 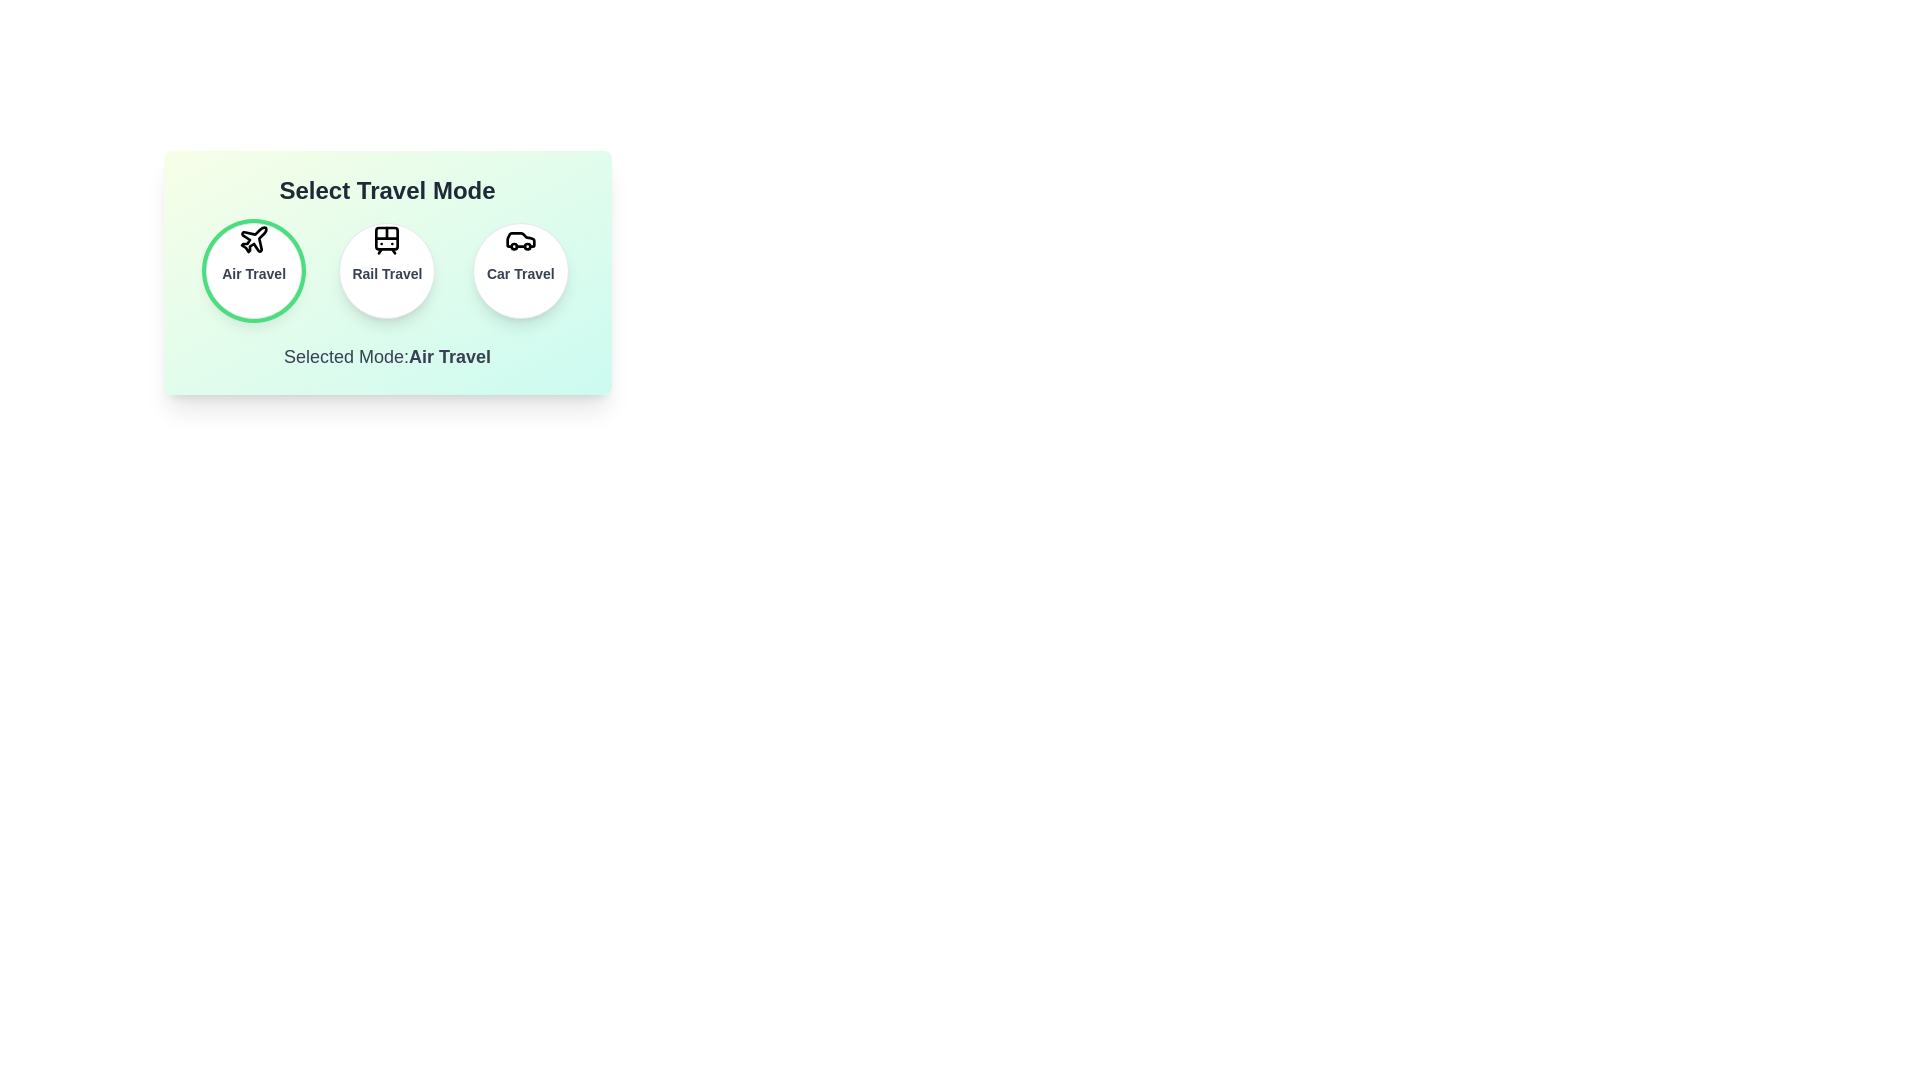 What do you see at coordinates (253, 270) in the screenshot?
I see `the button labeled Air Travel to examine its icon and label` at bounding box center [253, 270].